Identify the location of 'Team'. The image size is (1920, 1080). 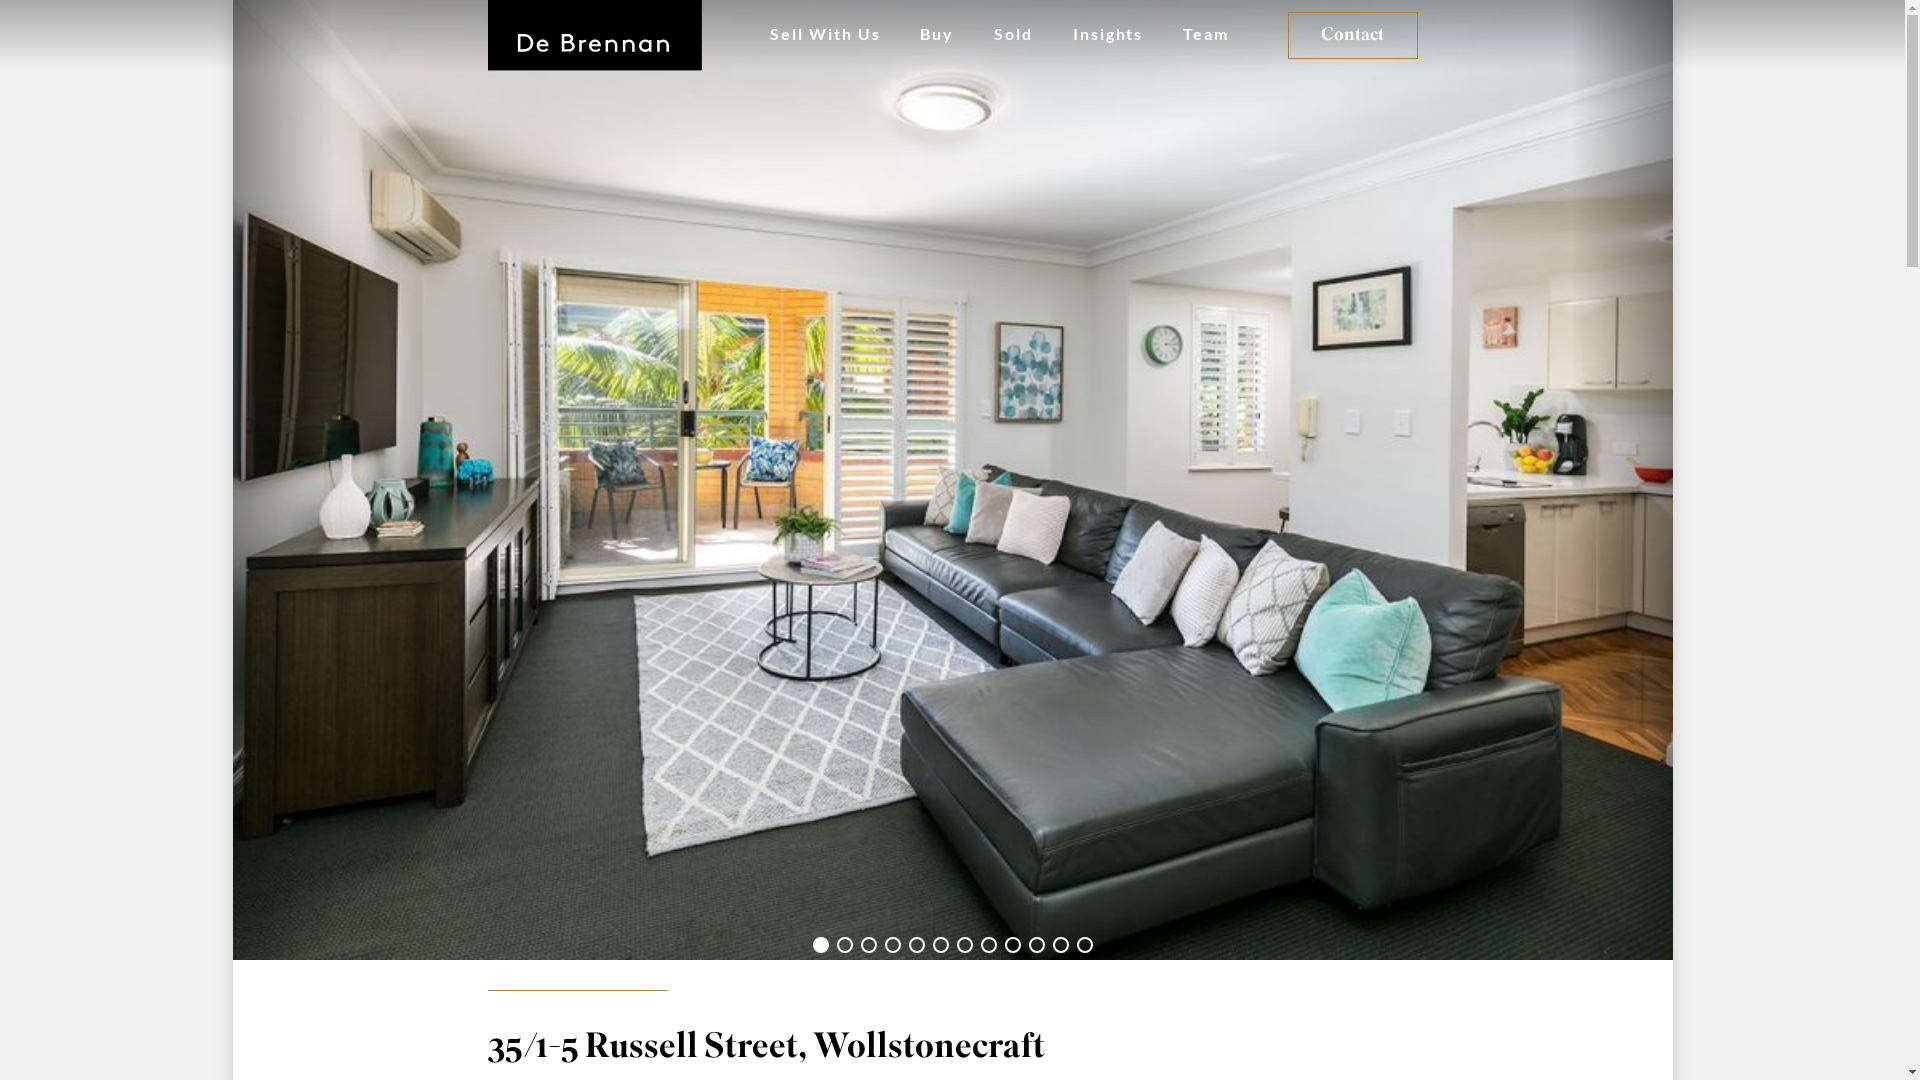
(1204, 34).